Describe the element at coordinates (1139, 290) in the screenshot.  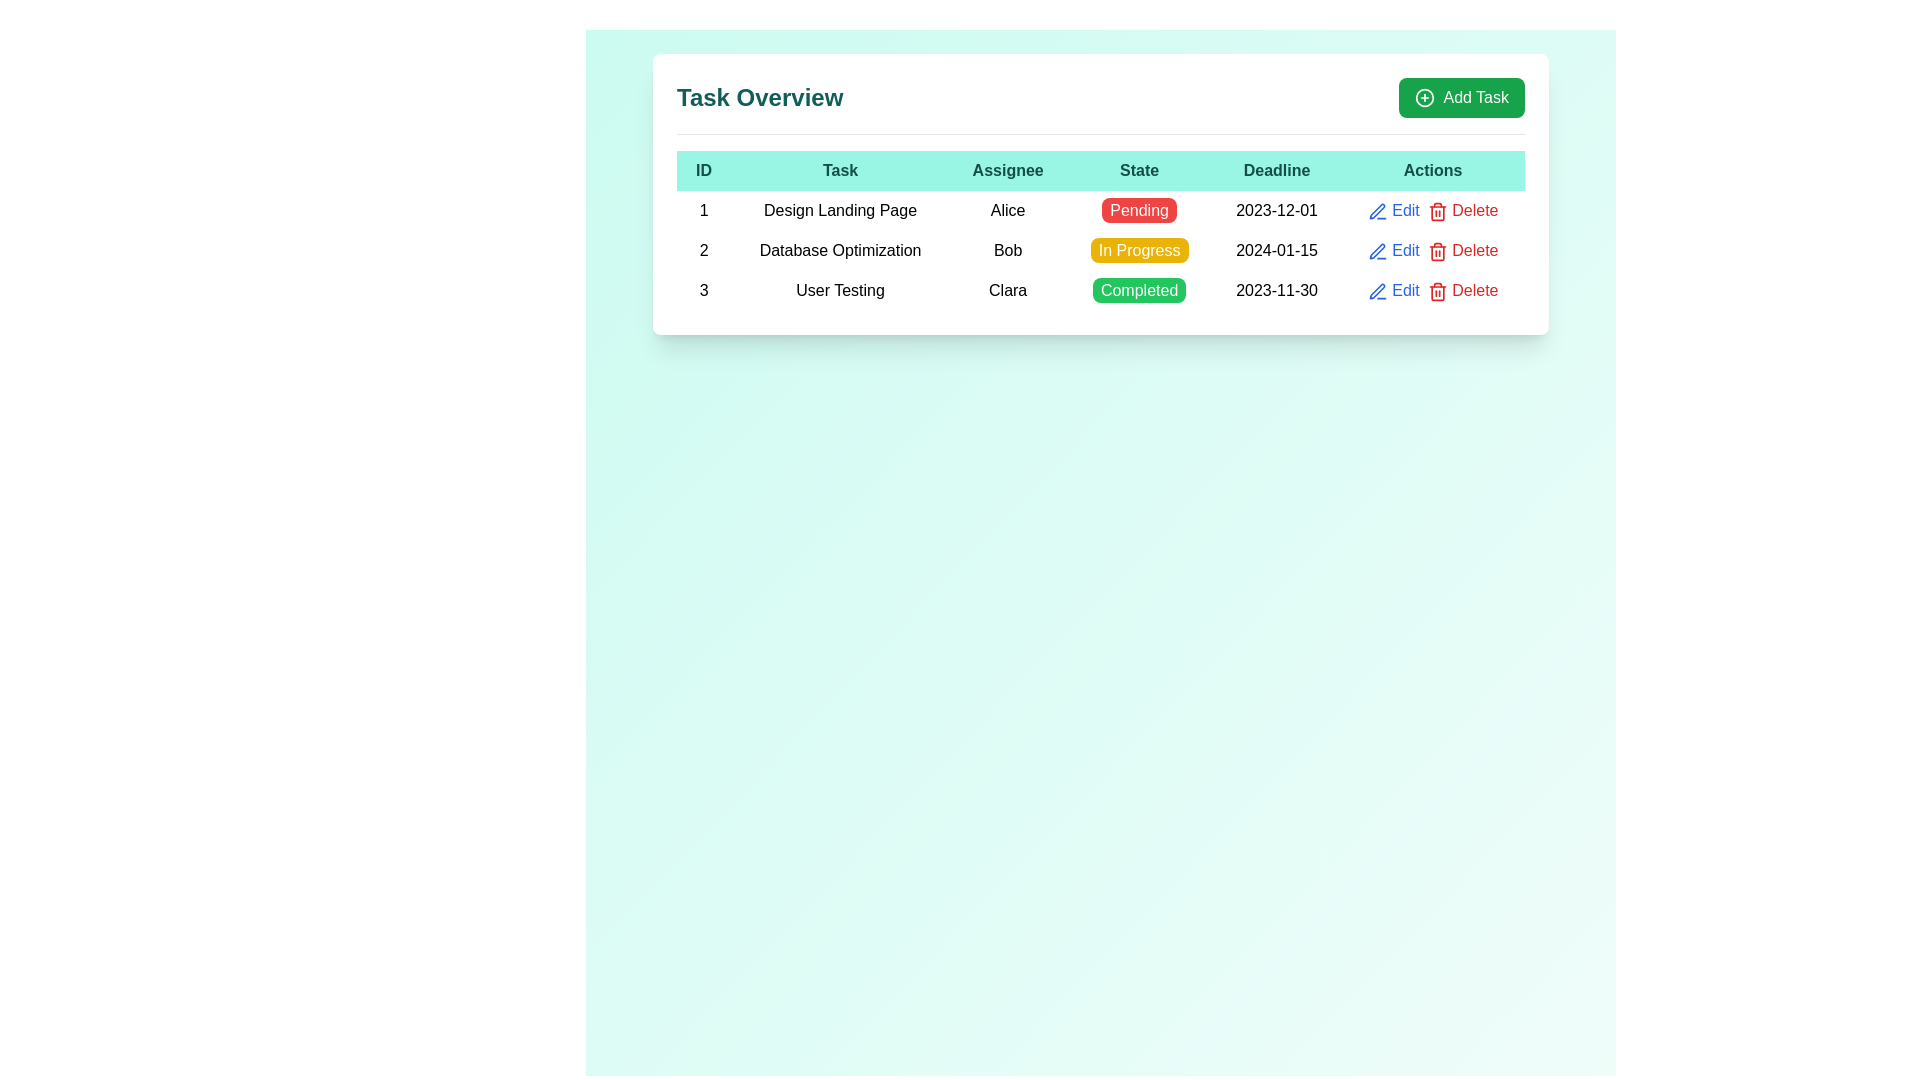
I see `the non-interactive status label indicating the completion of the 'User Testing' task in the 'State' column of the third row under 'Task Overview'` at that location.